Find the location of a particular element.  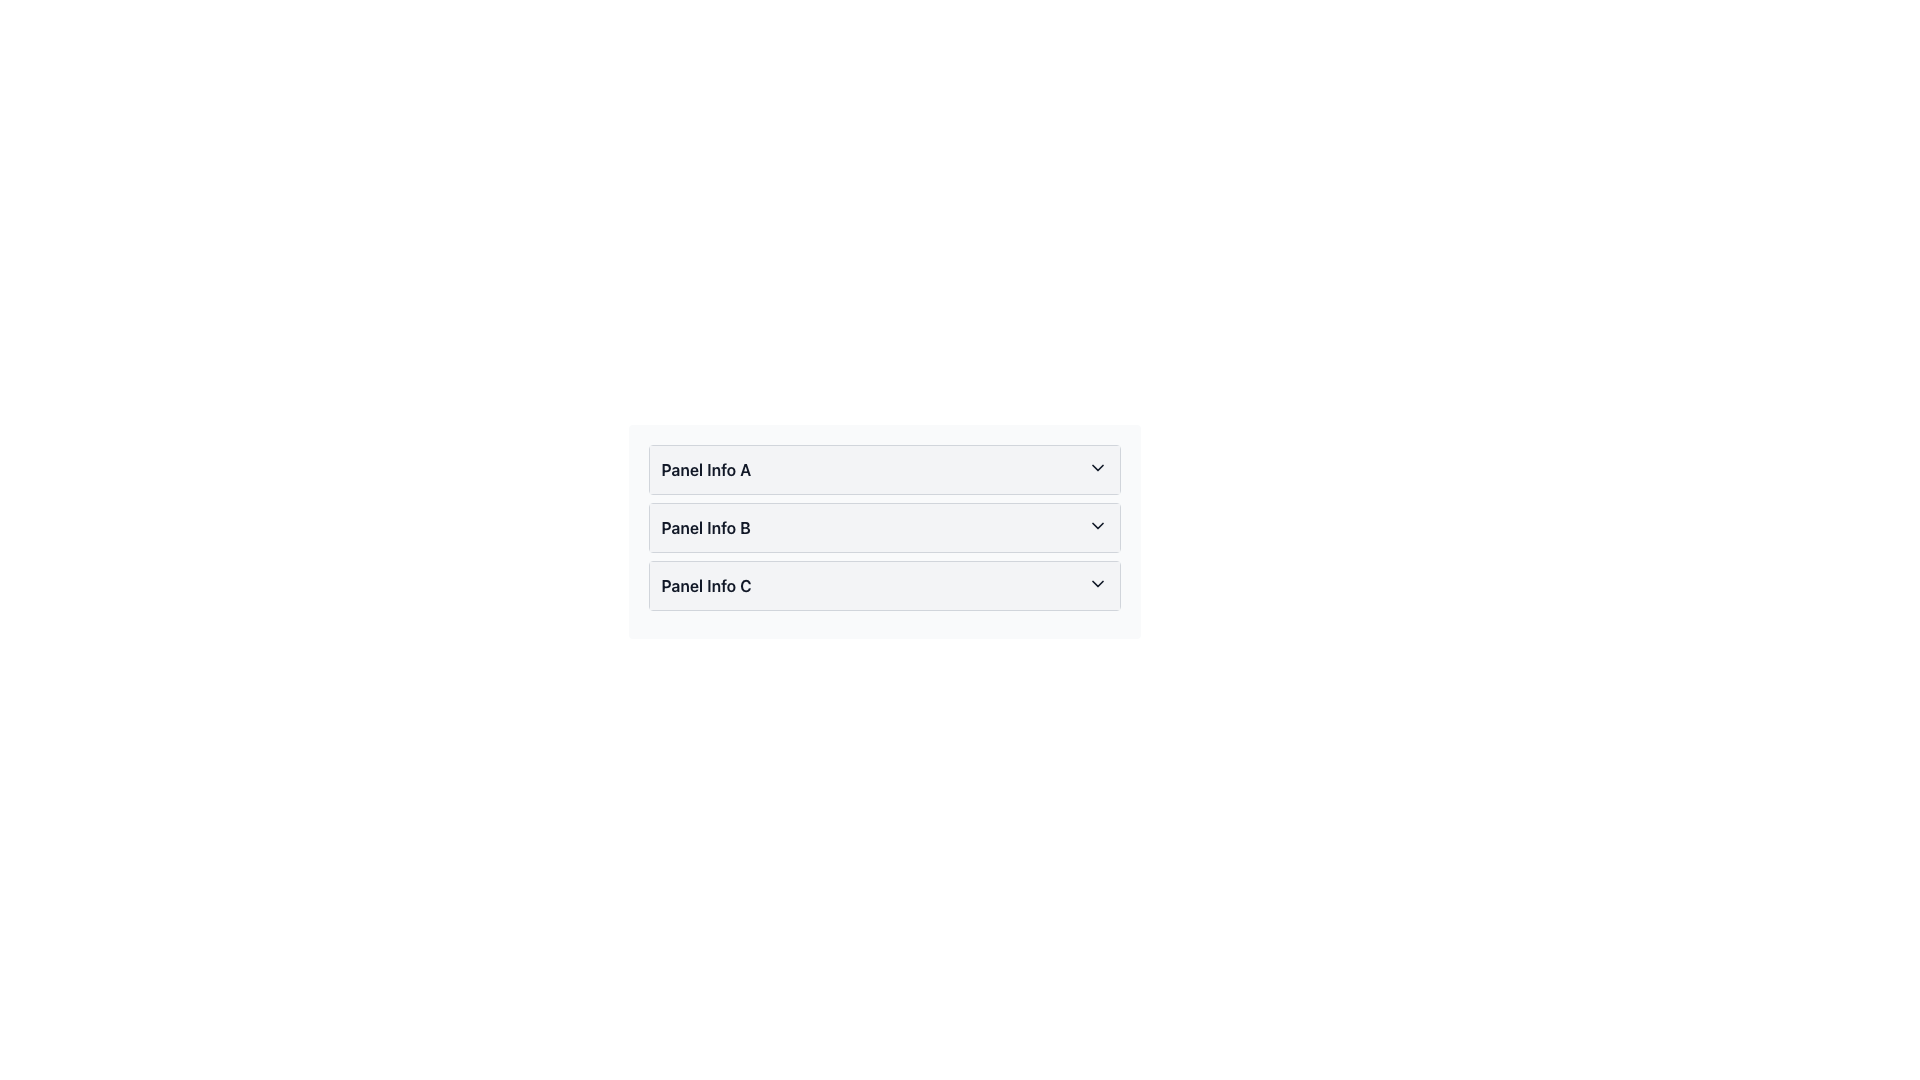

the collapsible panel labeled 'Panel Info B' is located at coordinates (883, 531).